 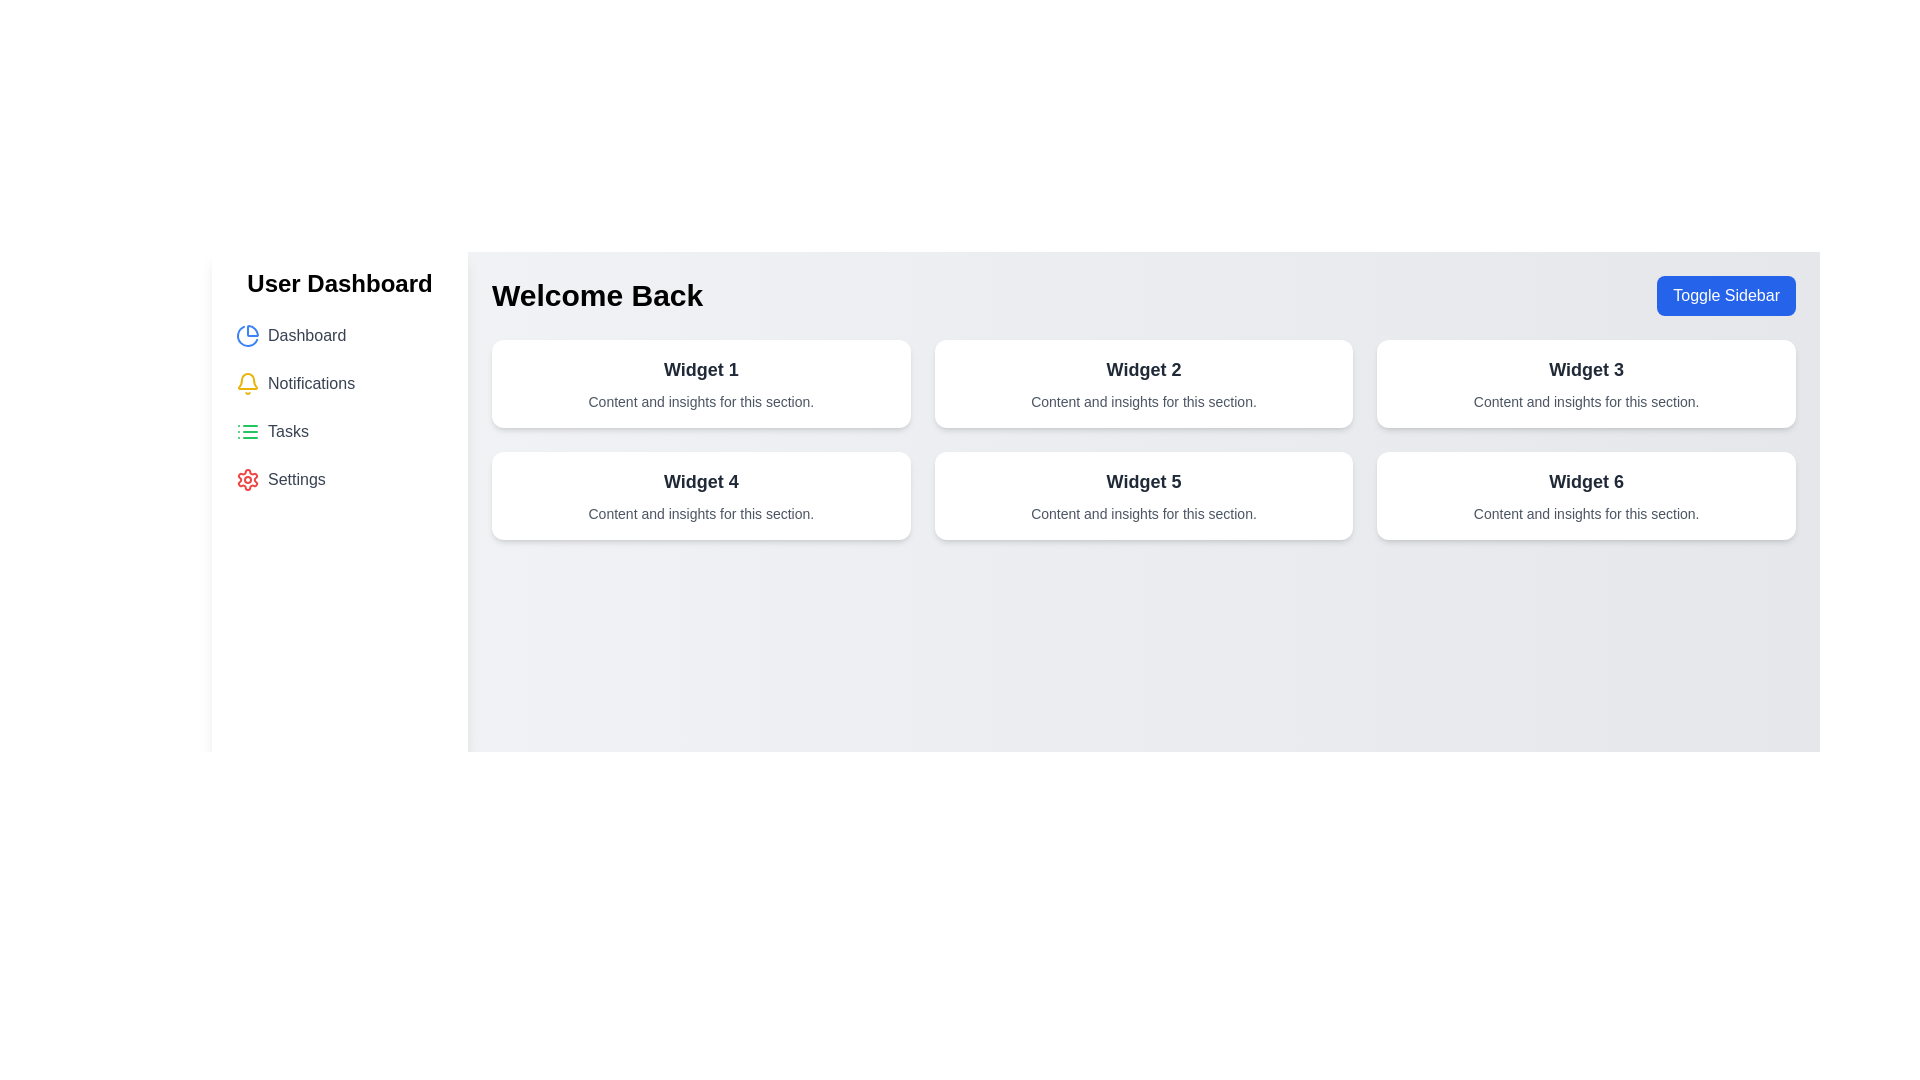 What do you see at coordinates (340, 431) in the screenshot?
I see `the Navigation link that redirects users to the task management section, located in the vertical navigation menu after 'Notifications' and before 'Settings'` at bounding box center [340, 431].